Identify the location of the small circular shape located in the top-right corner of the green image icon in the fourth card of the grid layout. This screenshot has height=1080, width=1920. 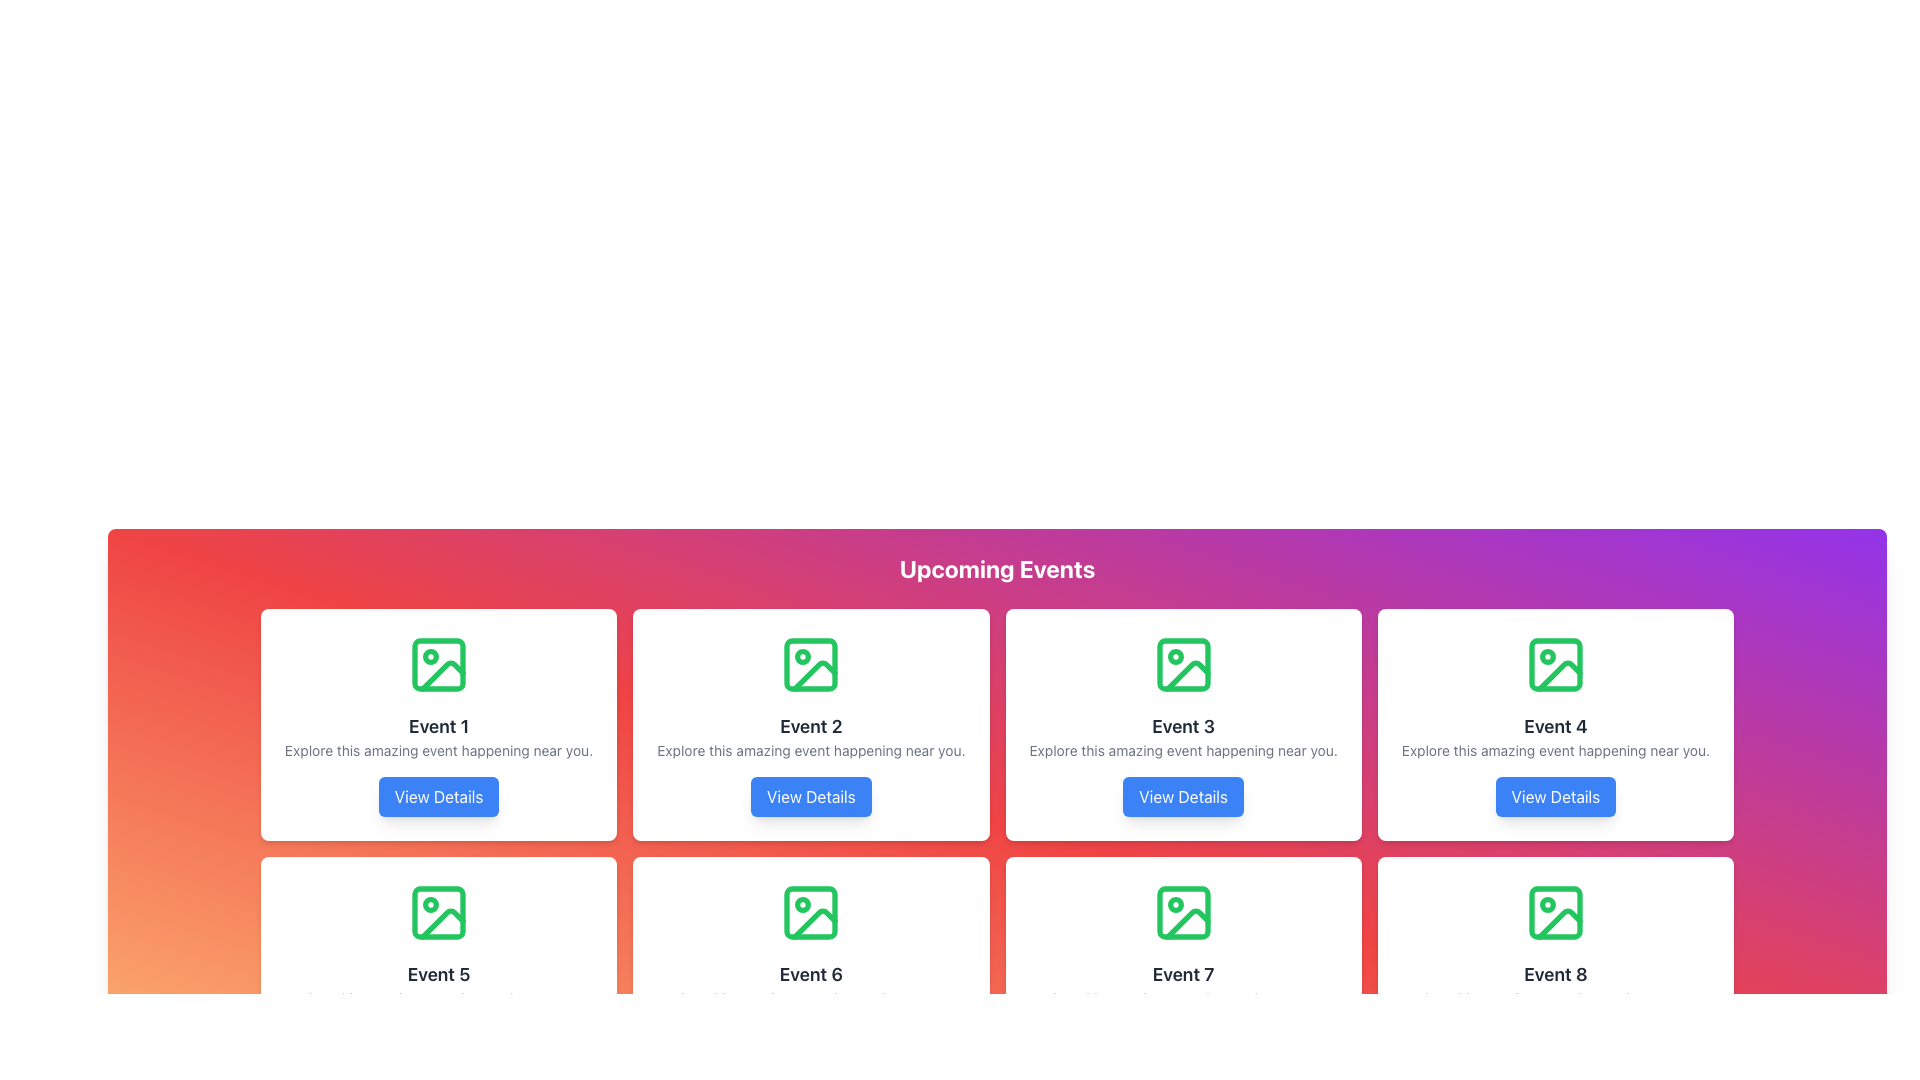
(1546, 656).